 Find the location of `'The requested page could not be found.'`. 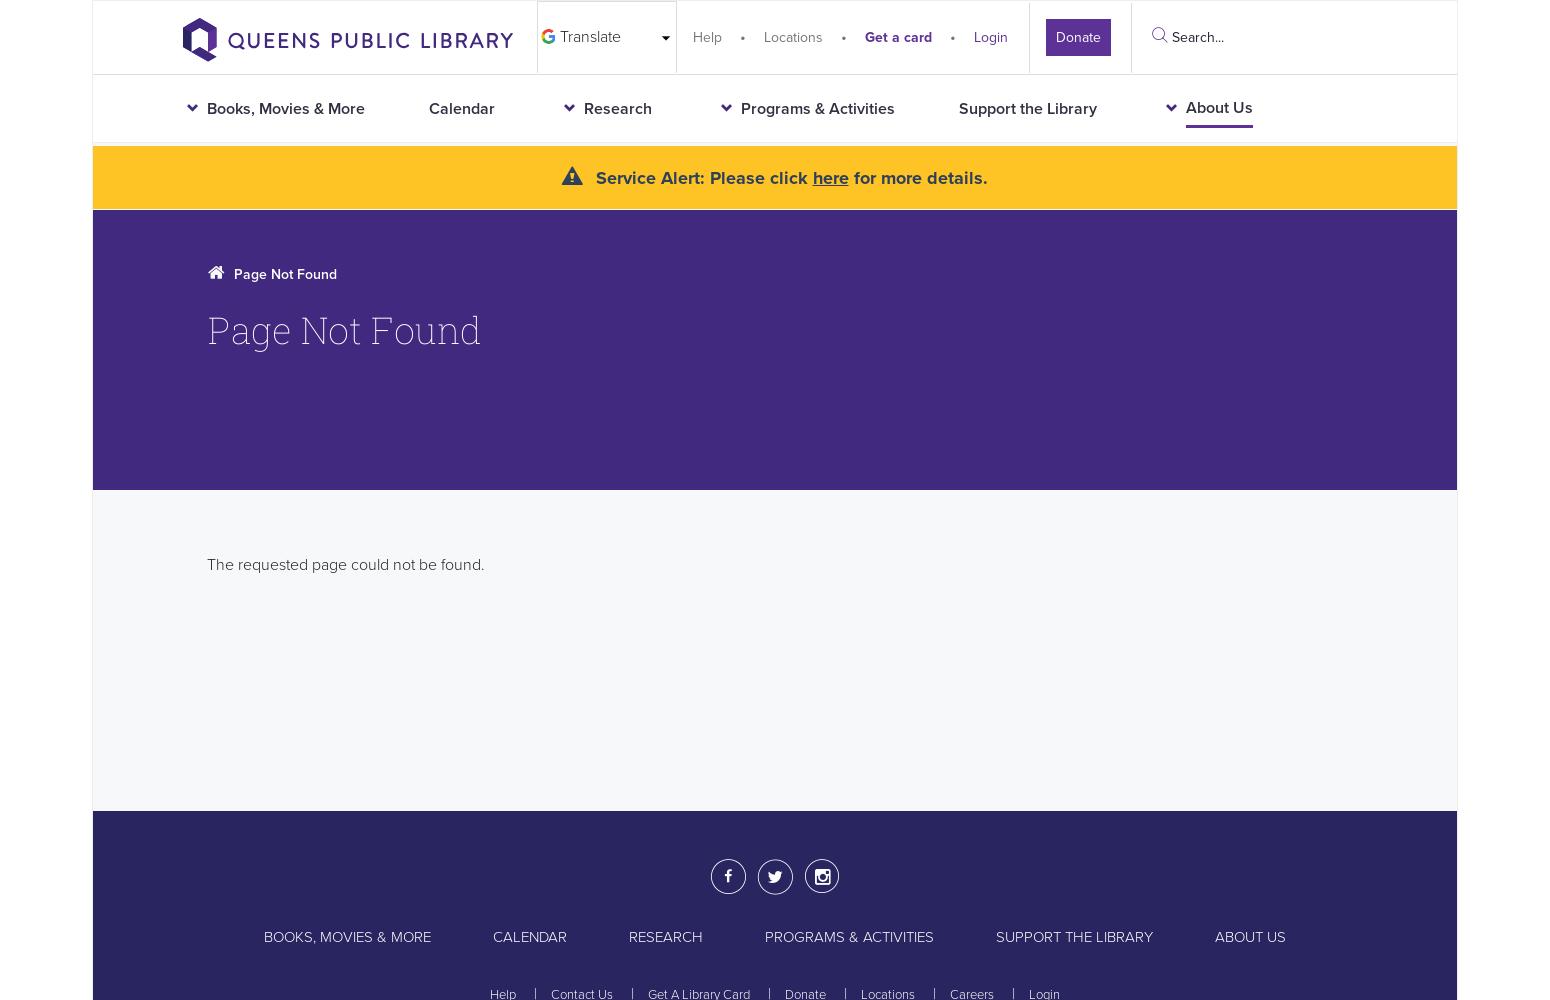

'The requested page could not be found.' is located at coordinates (344, 563).